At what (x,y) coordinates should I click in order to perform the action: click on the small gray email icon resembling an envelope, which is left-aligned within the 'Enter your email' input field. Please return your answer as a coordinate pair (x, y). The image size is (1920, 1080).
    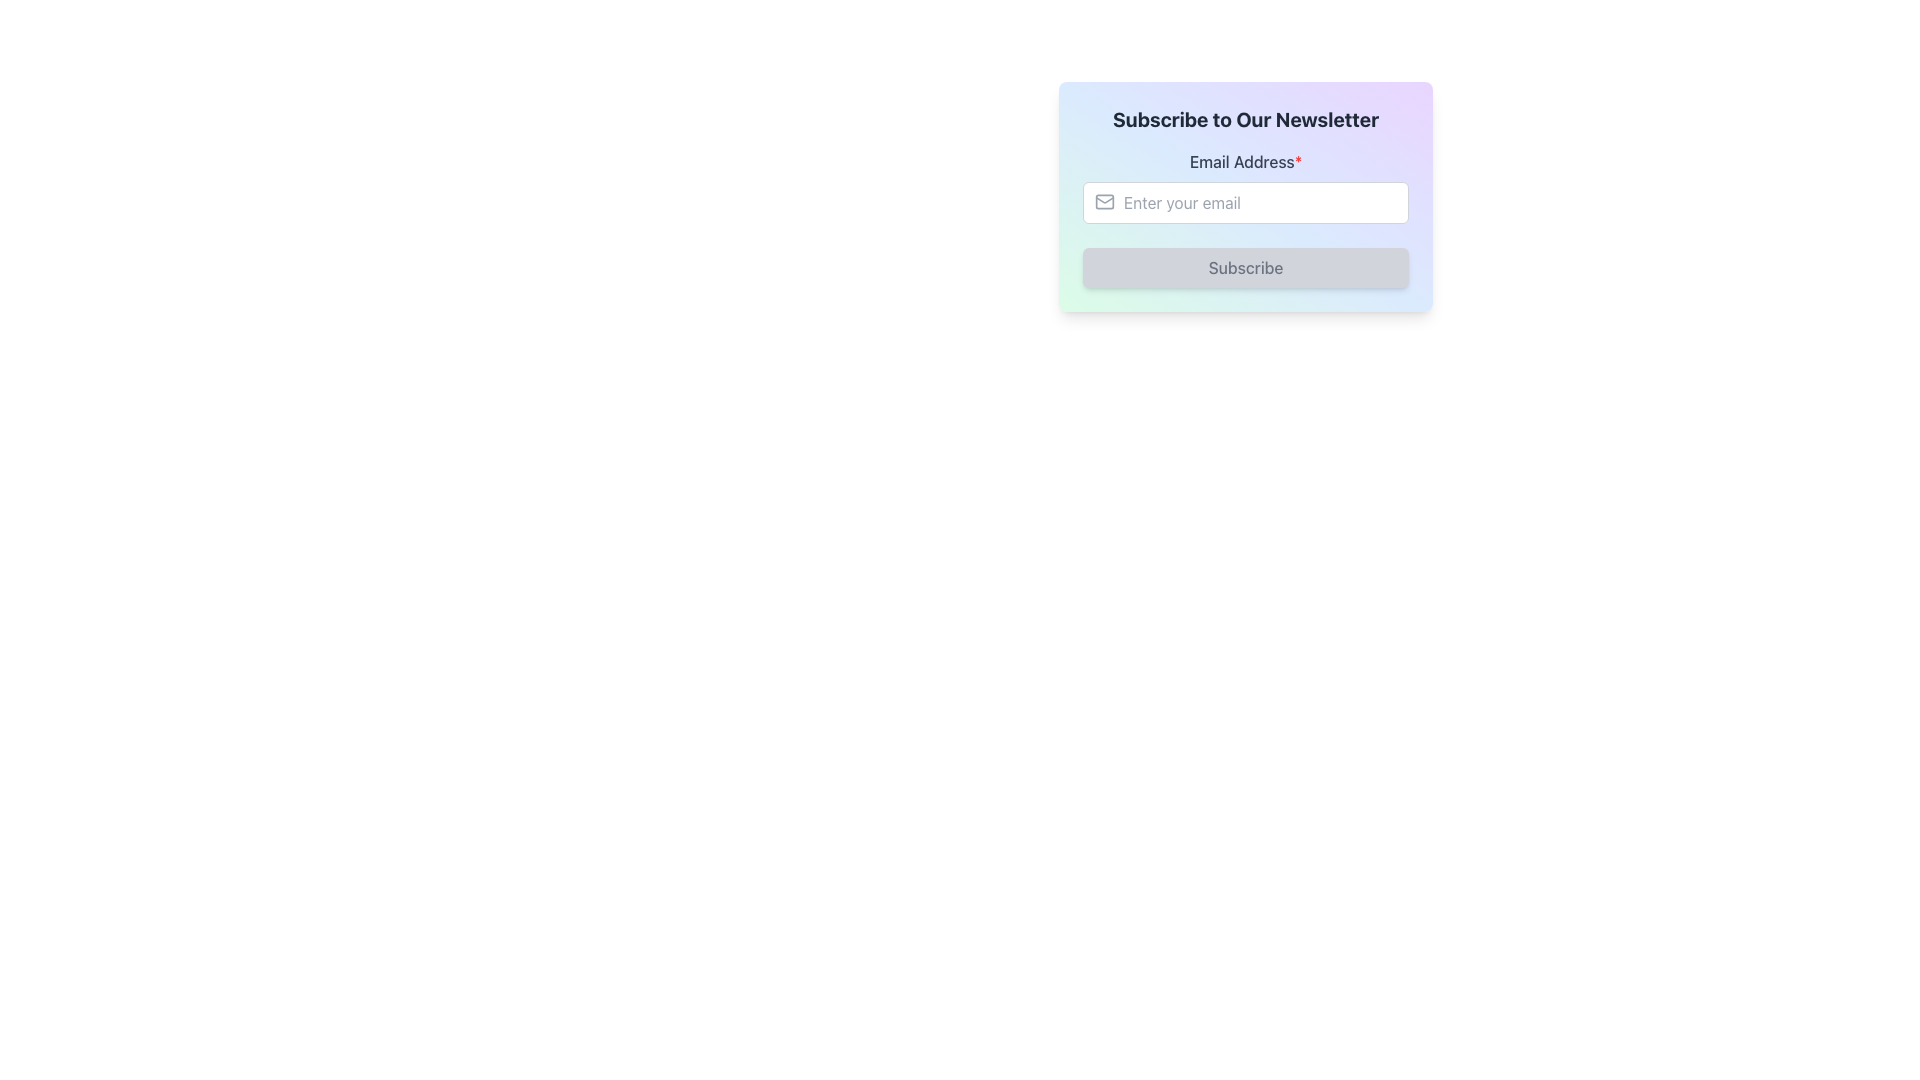
    Looking at the image, I should click on (1103, 201).